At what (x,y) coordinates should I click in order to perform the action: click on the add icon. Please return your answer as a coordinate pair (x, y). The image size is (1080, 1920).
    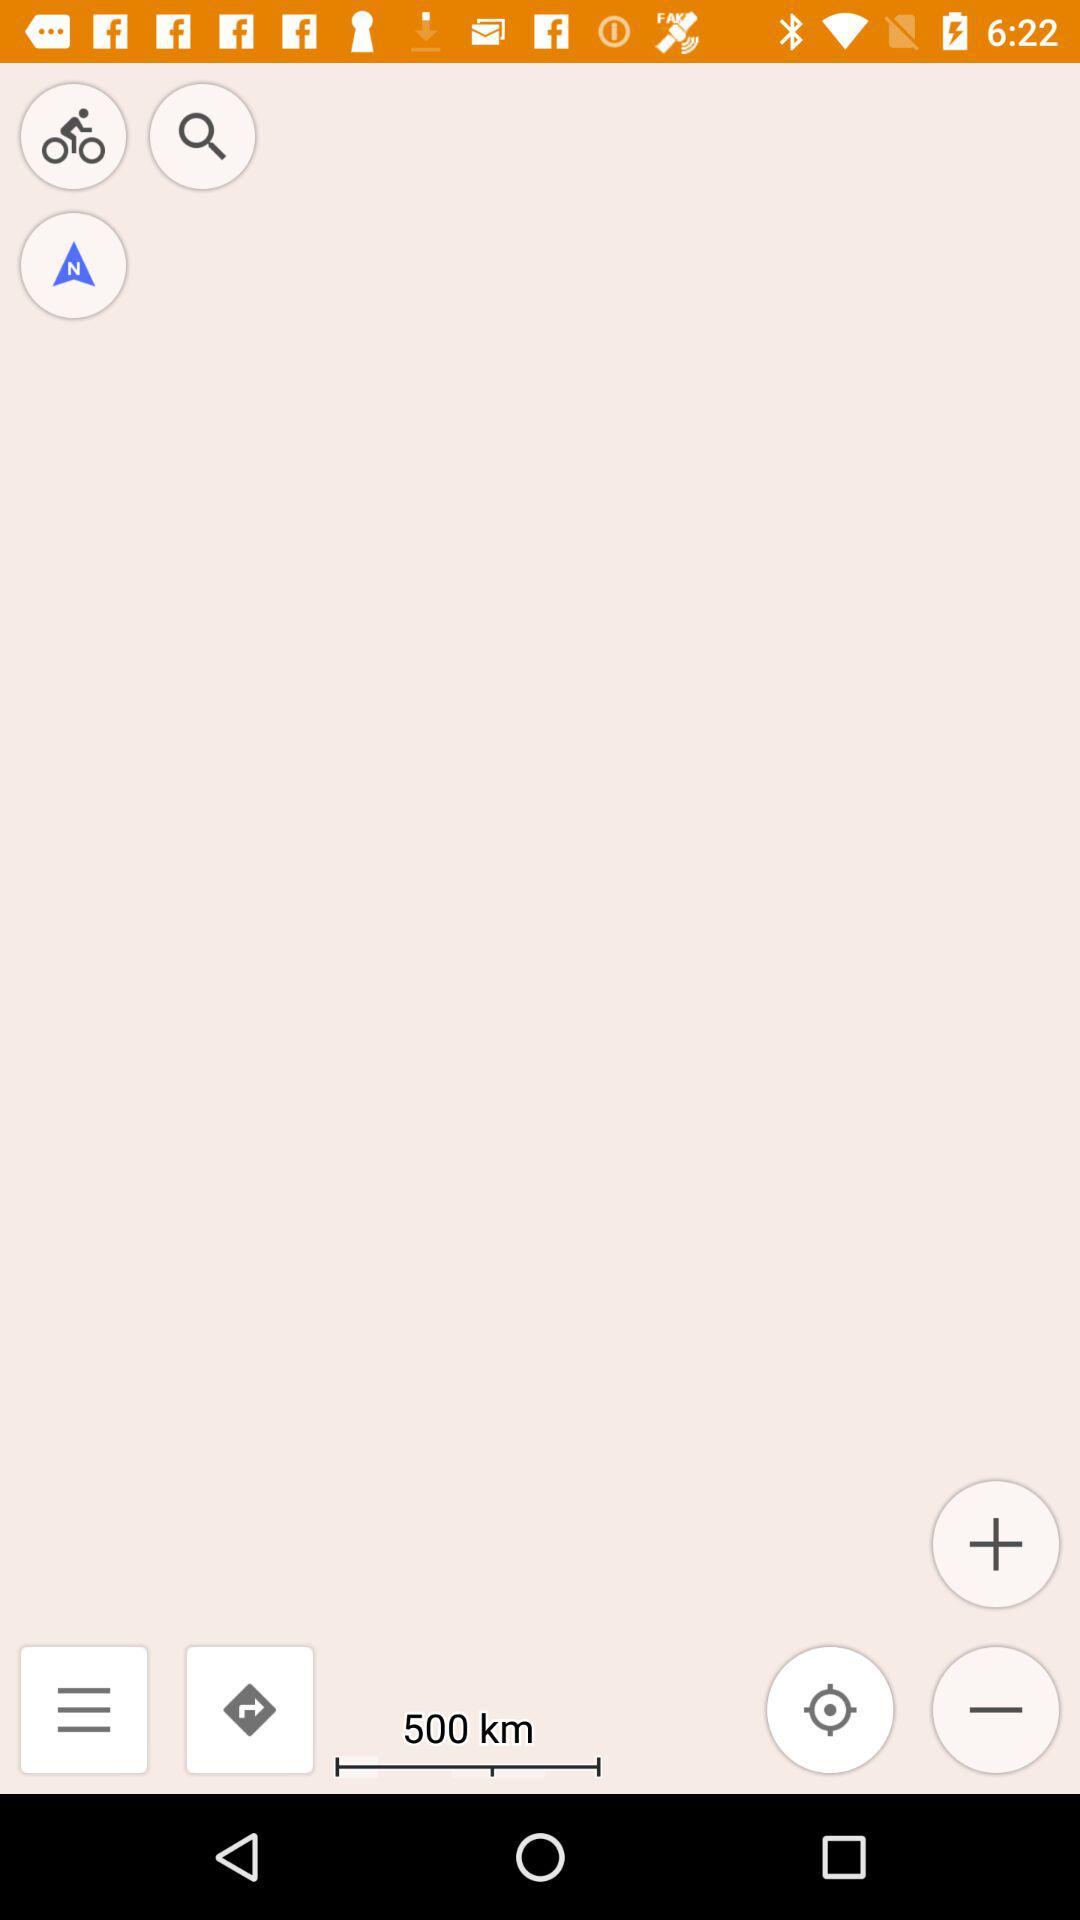
    Looking at the image, I should click on (995, 1543).